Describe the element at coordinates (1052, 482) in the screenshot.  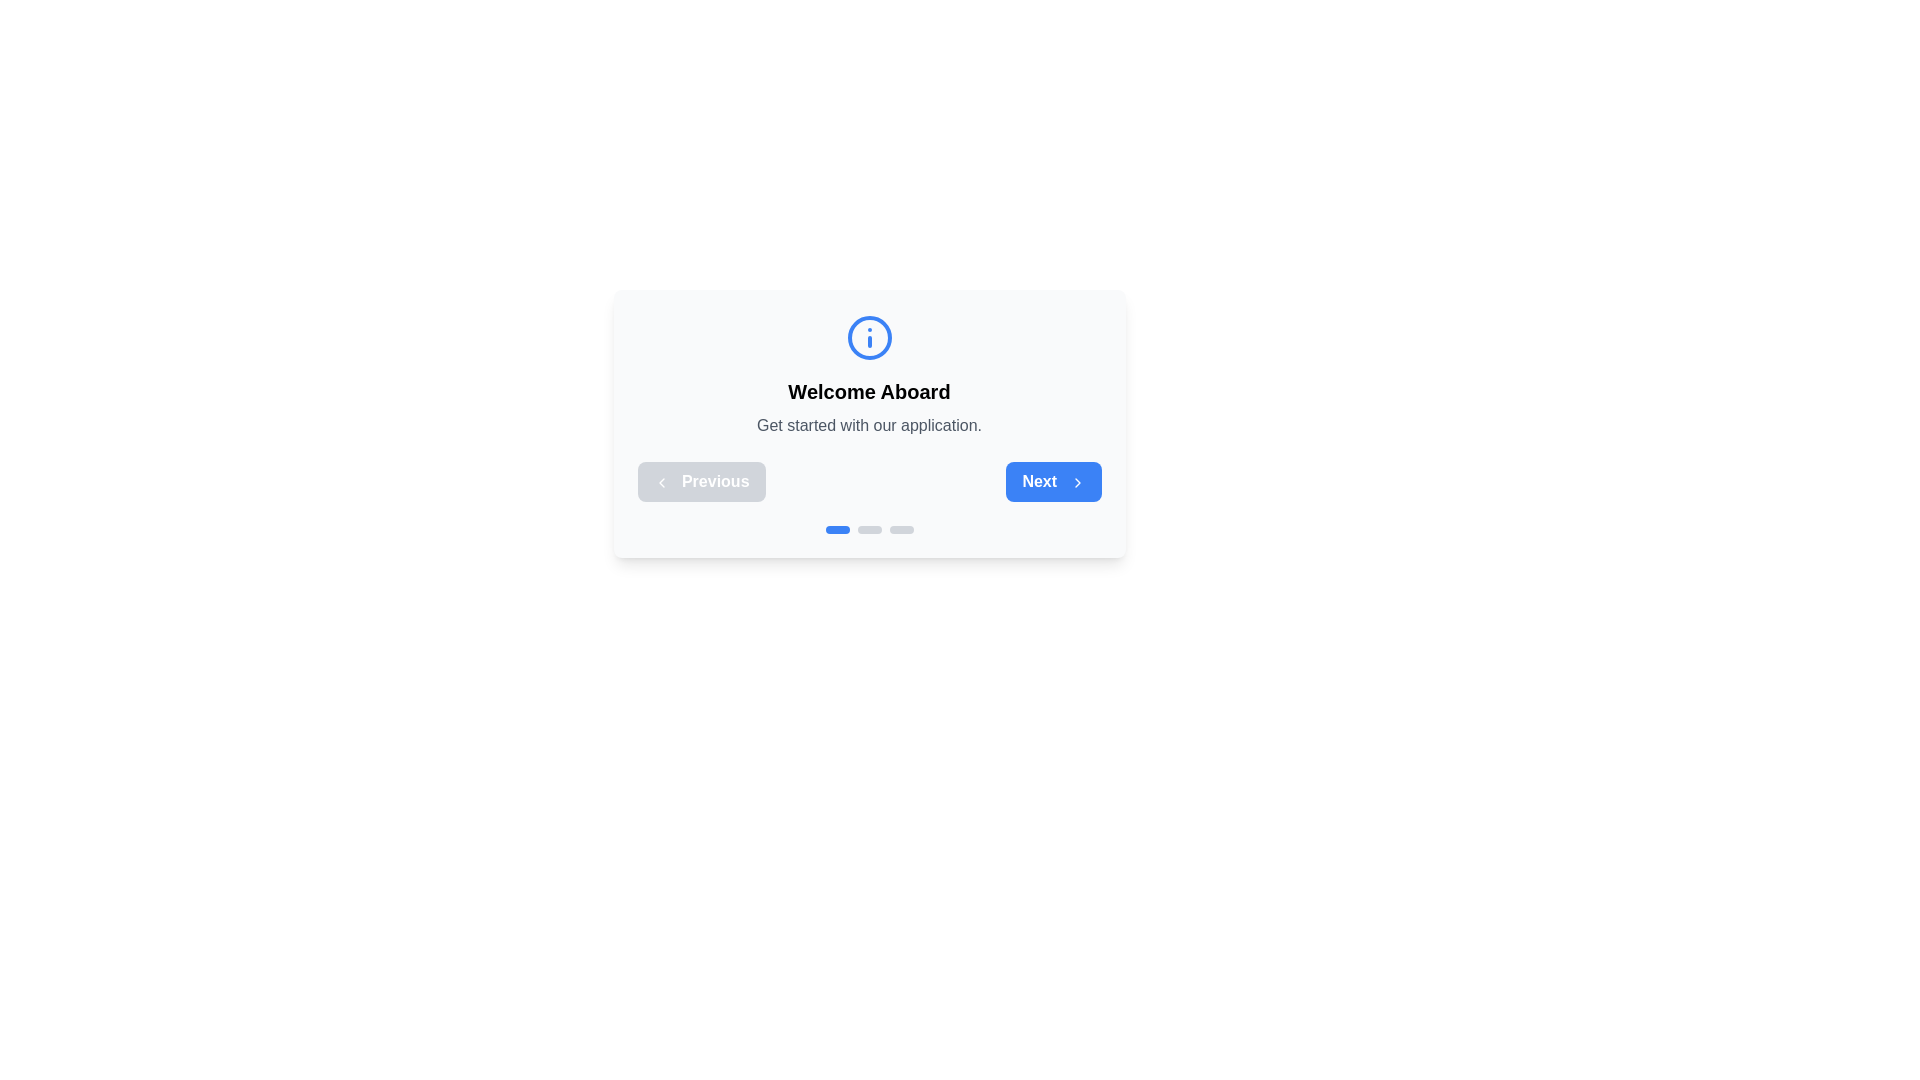
I see `the blue 'Next' button featuring bold white text and a right-pointing chevron icon` at that location.